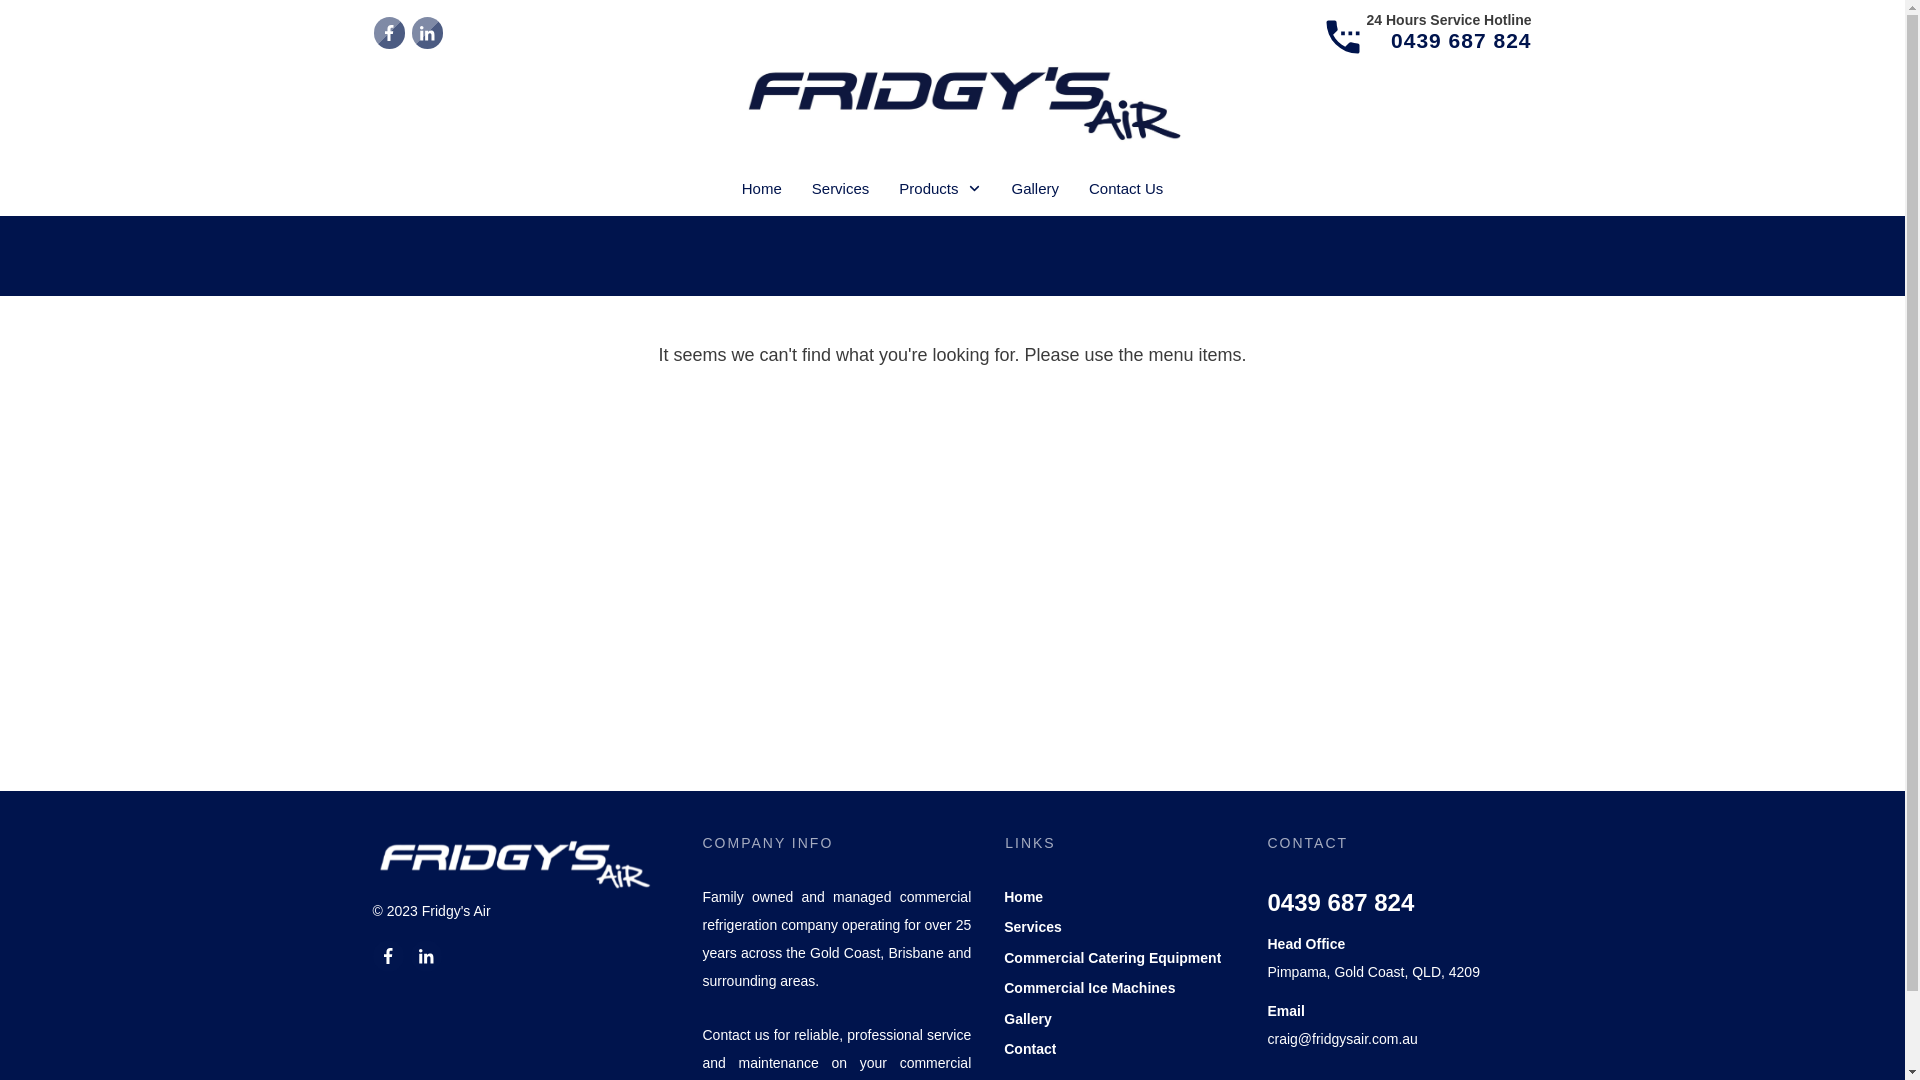 This screenshot has width=1920, height=1080. What do you see at coordinates (1003, 986) in the screenshot?
I see `'Commercial Ice Machines'` at bounding box center [1003, 986].